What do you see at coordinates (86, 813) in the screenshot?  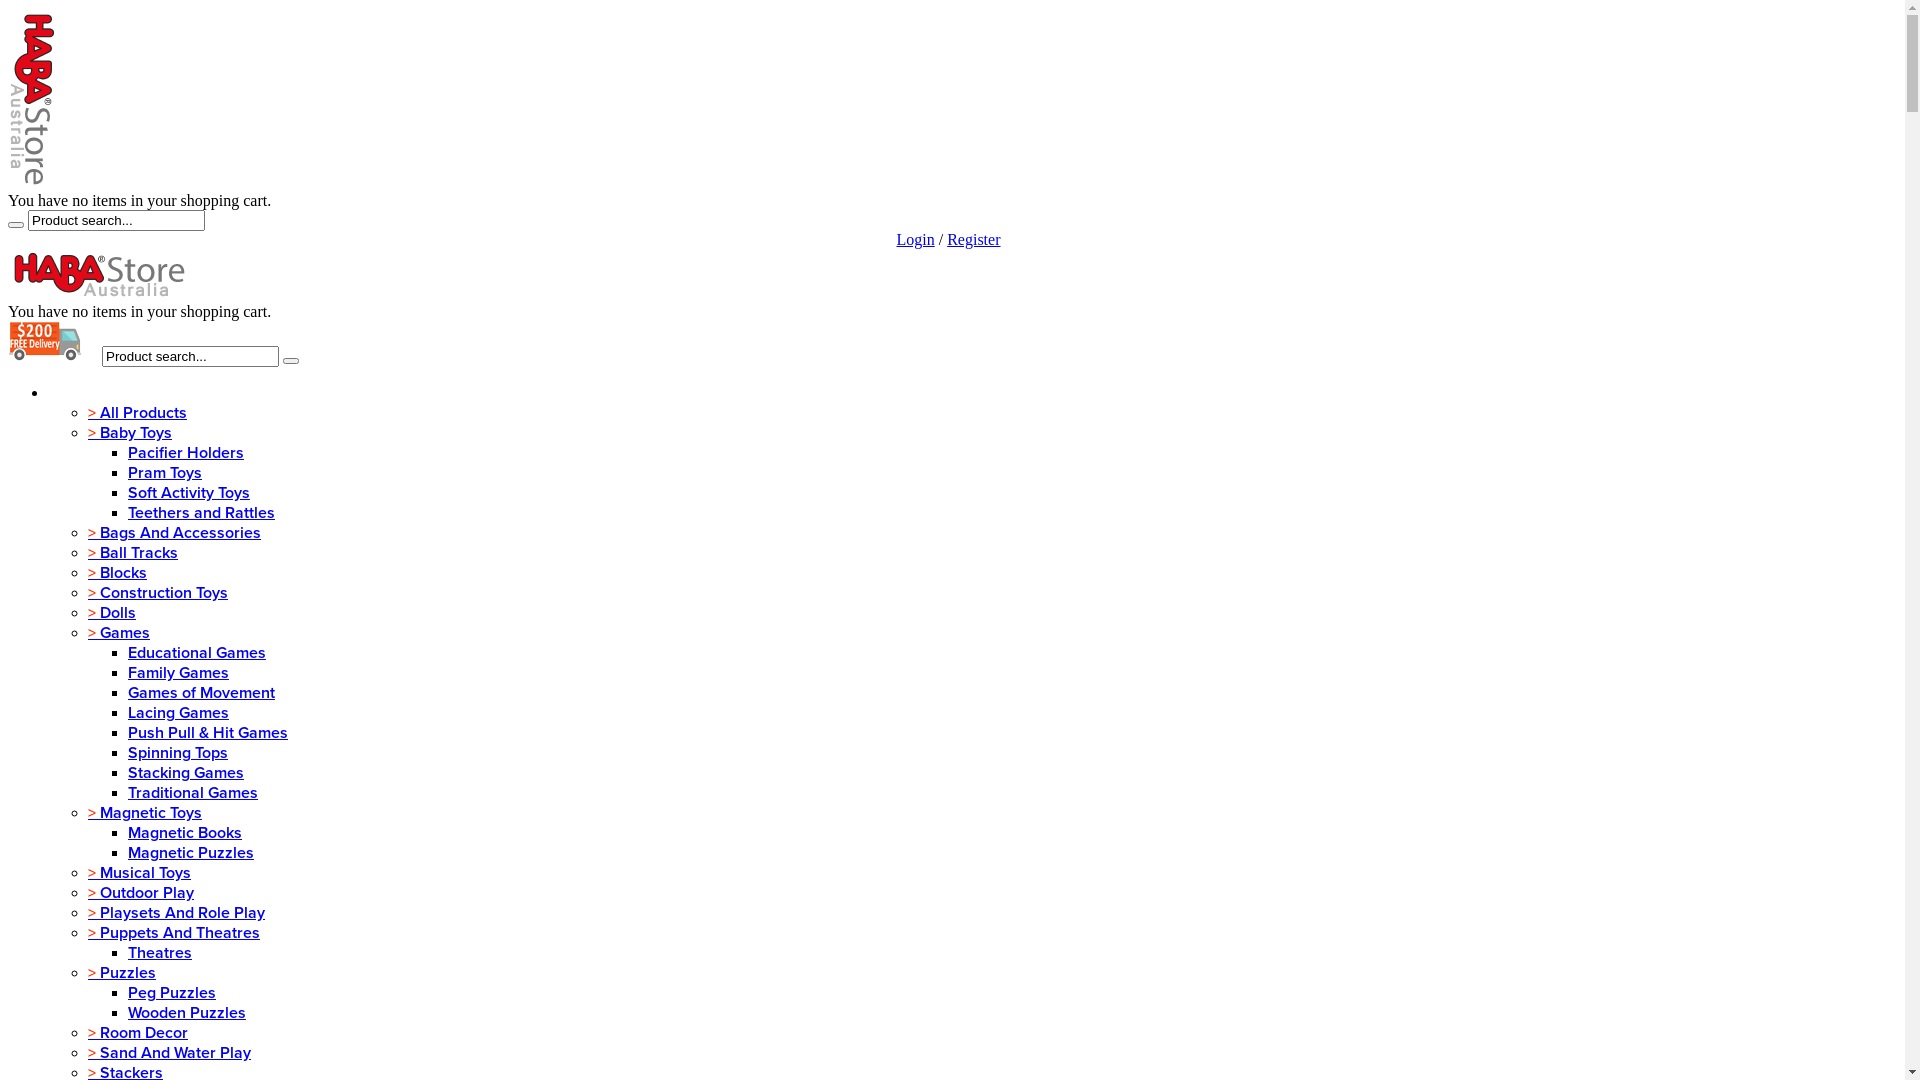 I see `'> Magnetic Toys'` at bounding box center [86, 813].